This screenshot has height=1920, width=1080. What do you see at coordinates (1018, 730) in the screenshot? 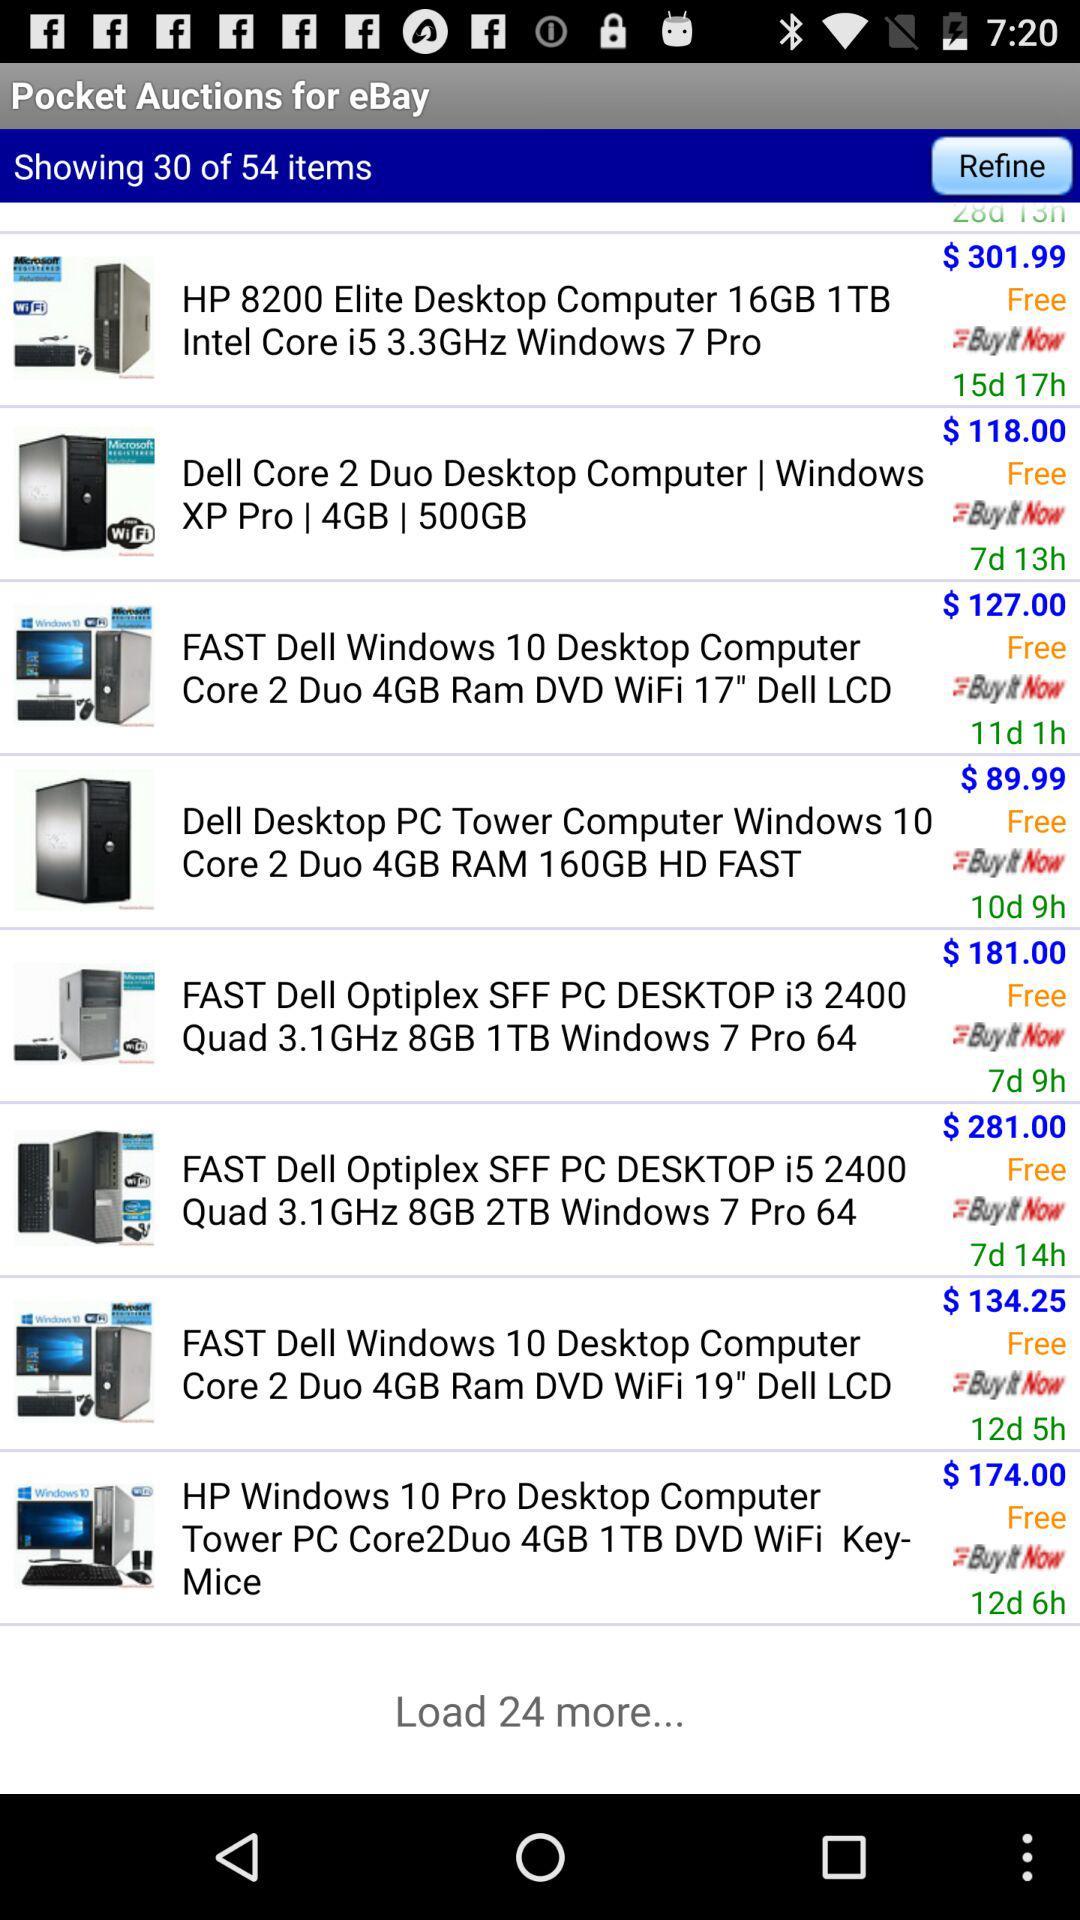
I see `11d 1h item` at bounding box center [1018, 730].